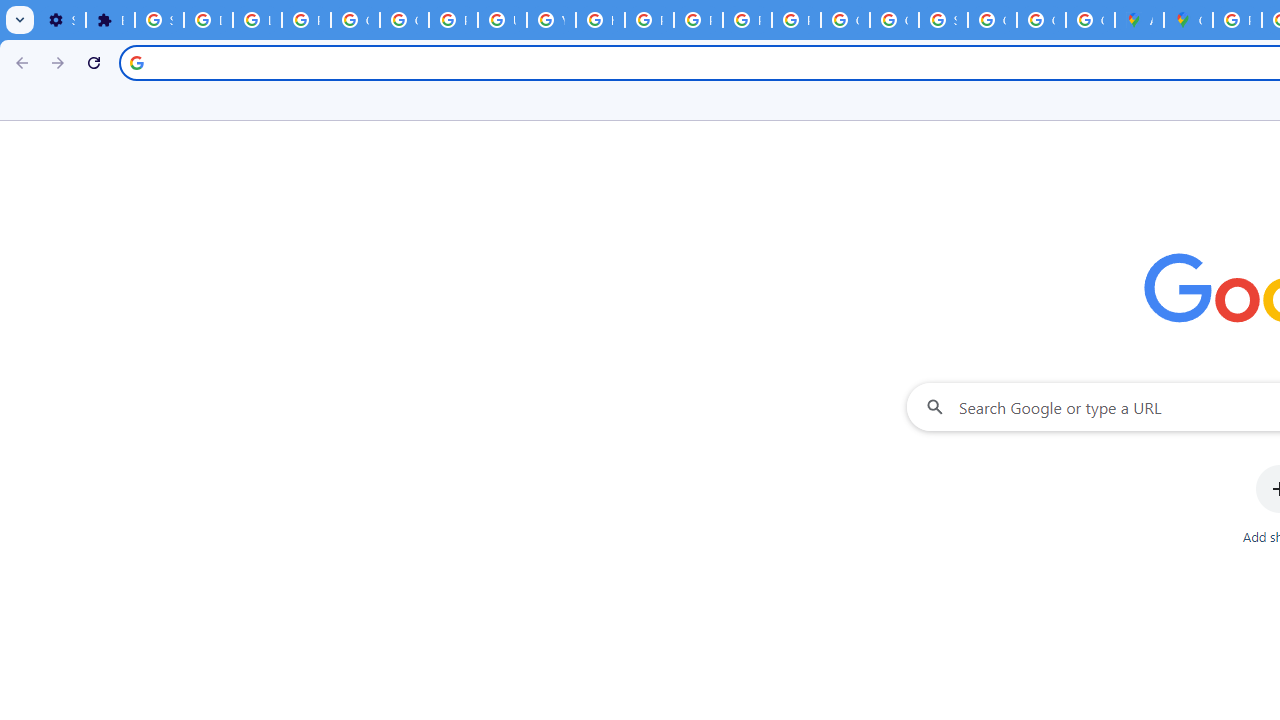 The width and height of the screenshot is (1280, 720). I want to click on 'Settings - On startup', so click(61, 20).